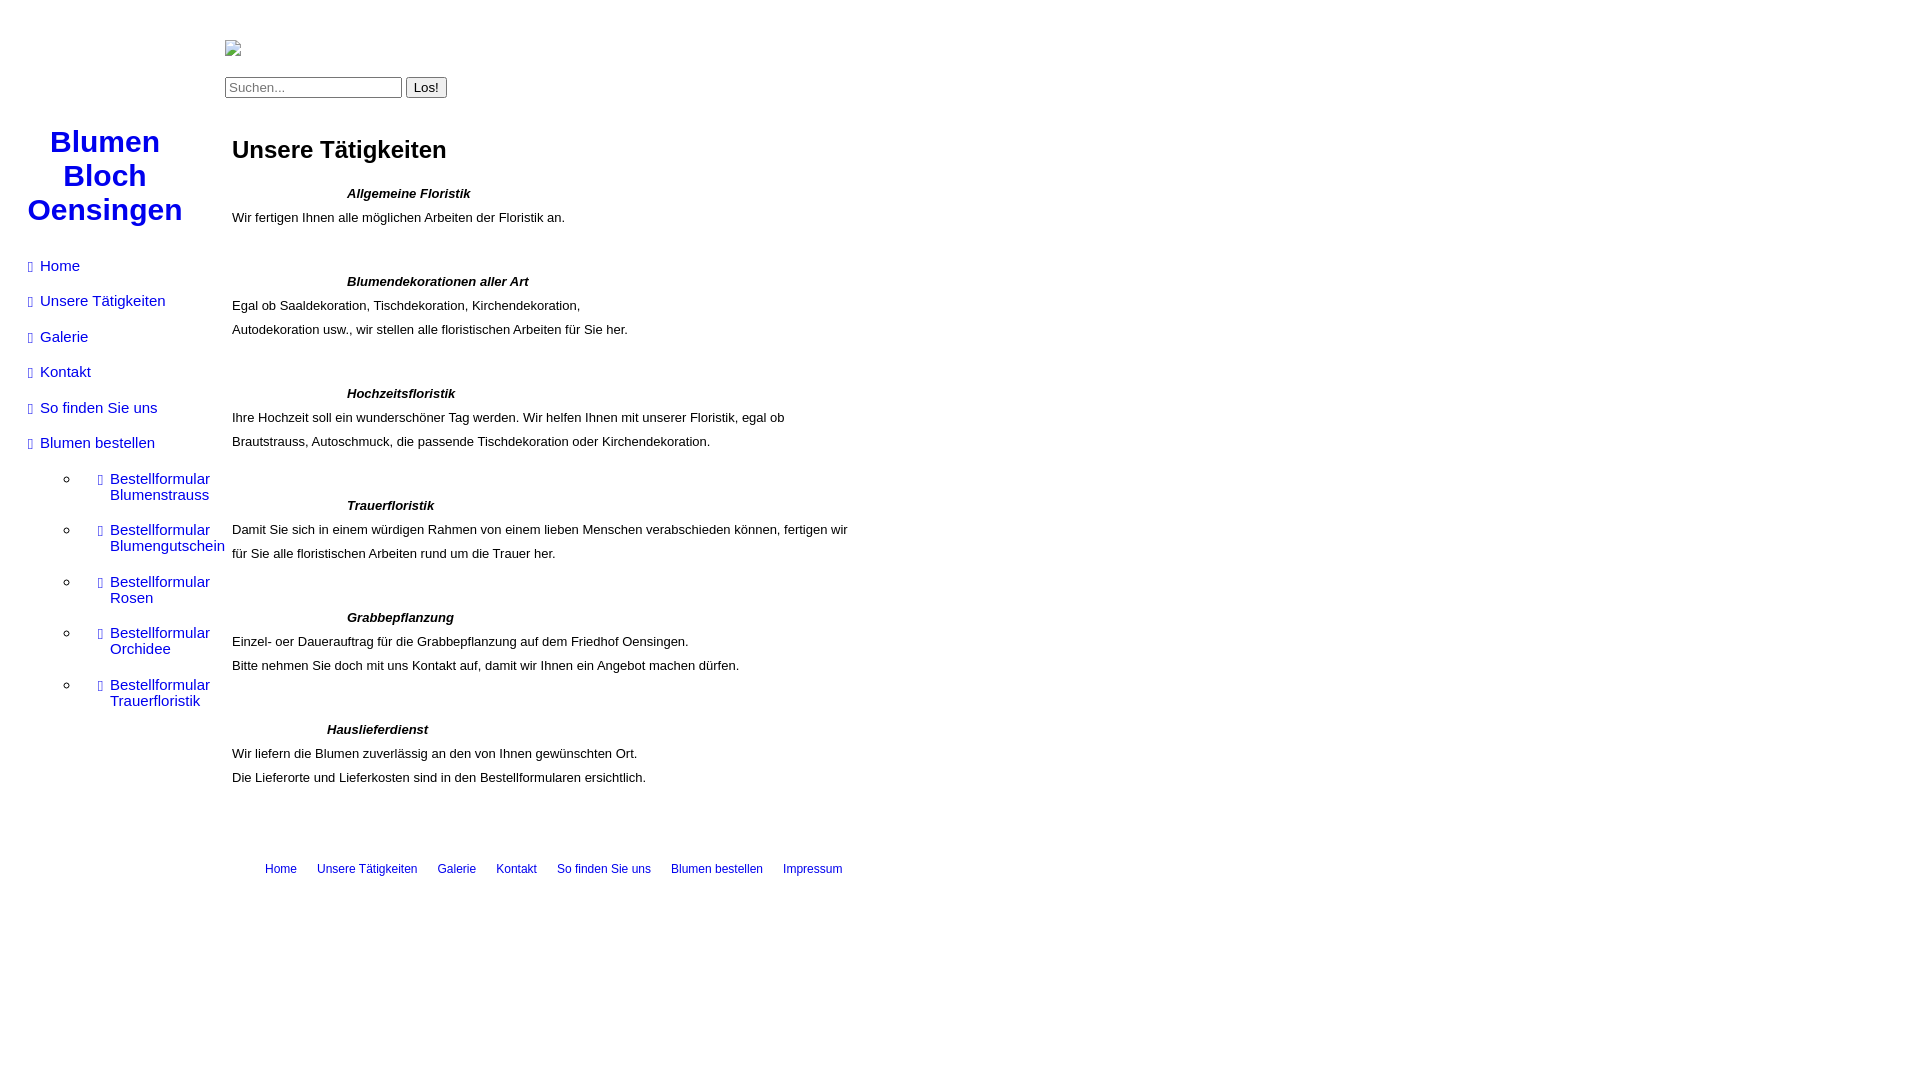 Image resolution: width=1920 pixels, height=1080 pixels. I want to click on 'Bestellformular Rosen', so click(148, 589).